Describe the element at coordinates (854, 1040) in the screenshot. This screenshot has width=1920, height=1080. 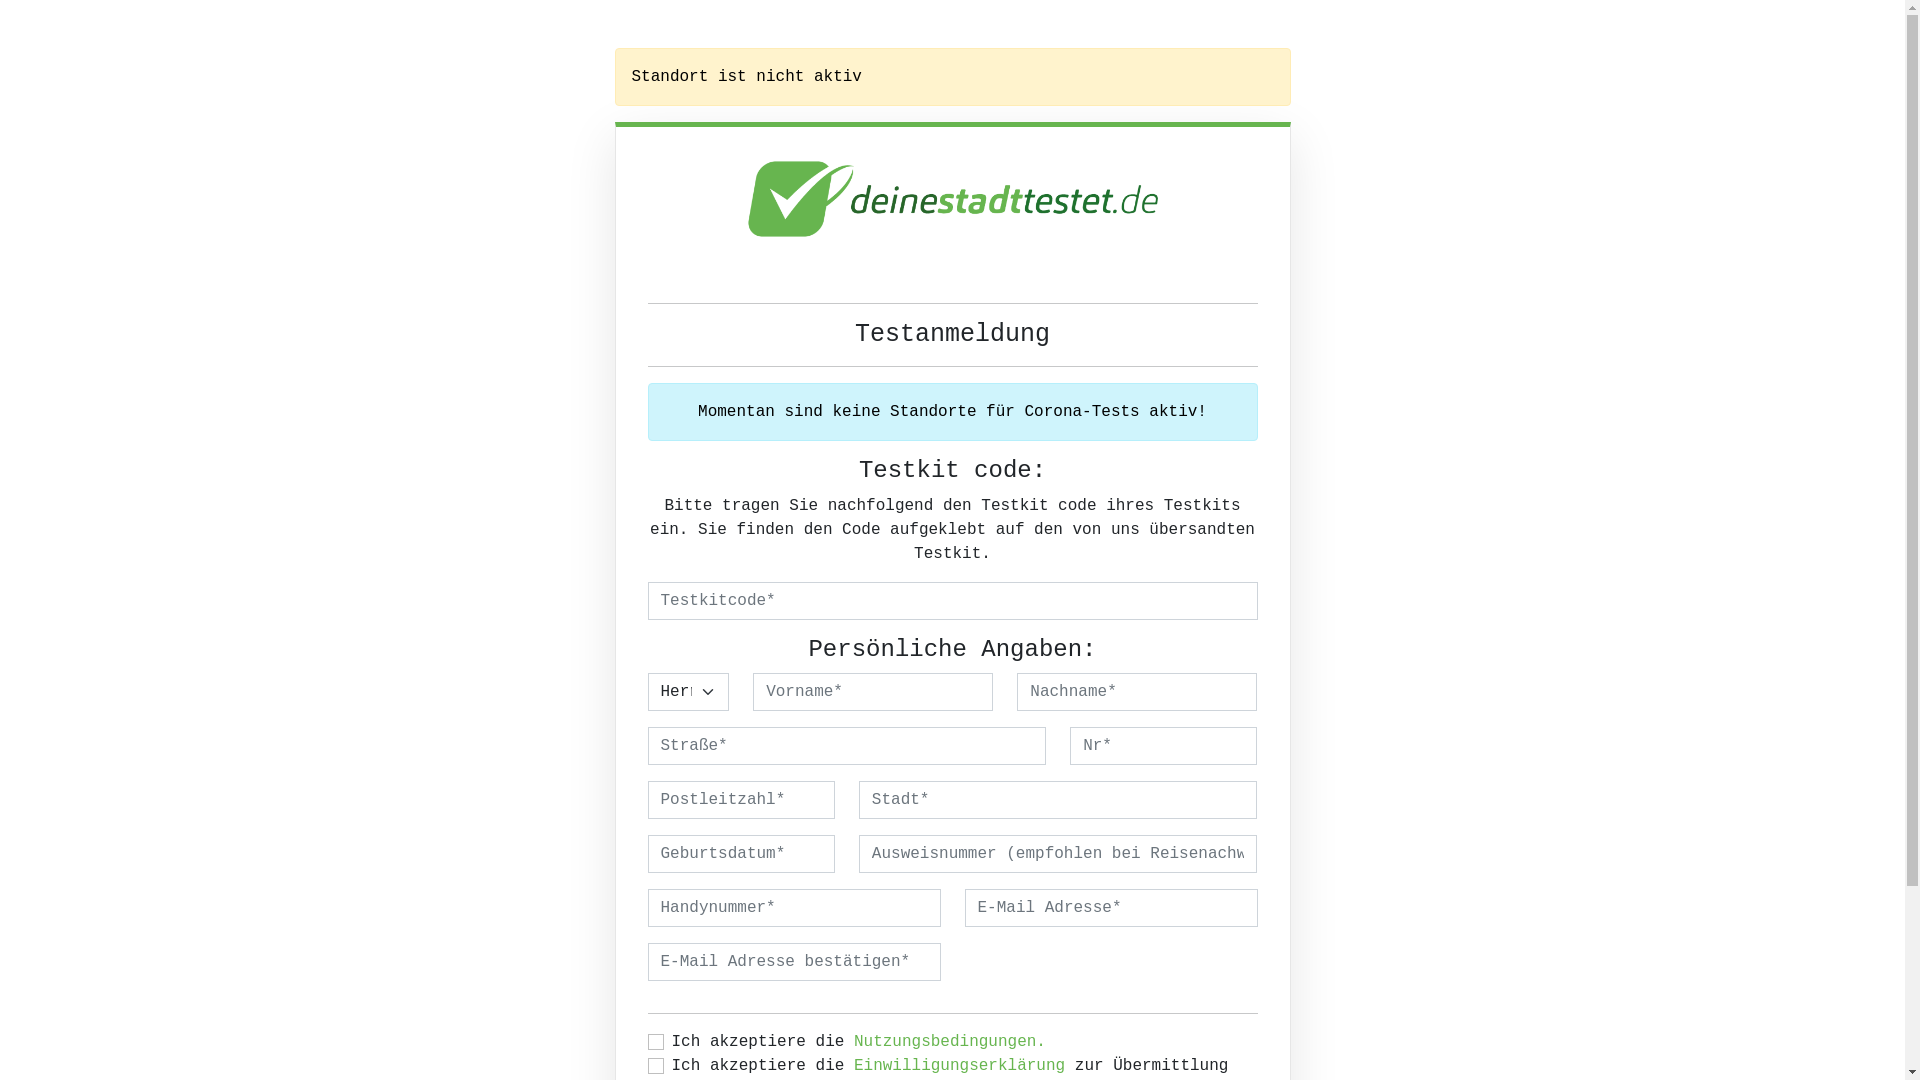
I see `'Nutzungsbedingungen.'` at that location.